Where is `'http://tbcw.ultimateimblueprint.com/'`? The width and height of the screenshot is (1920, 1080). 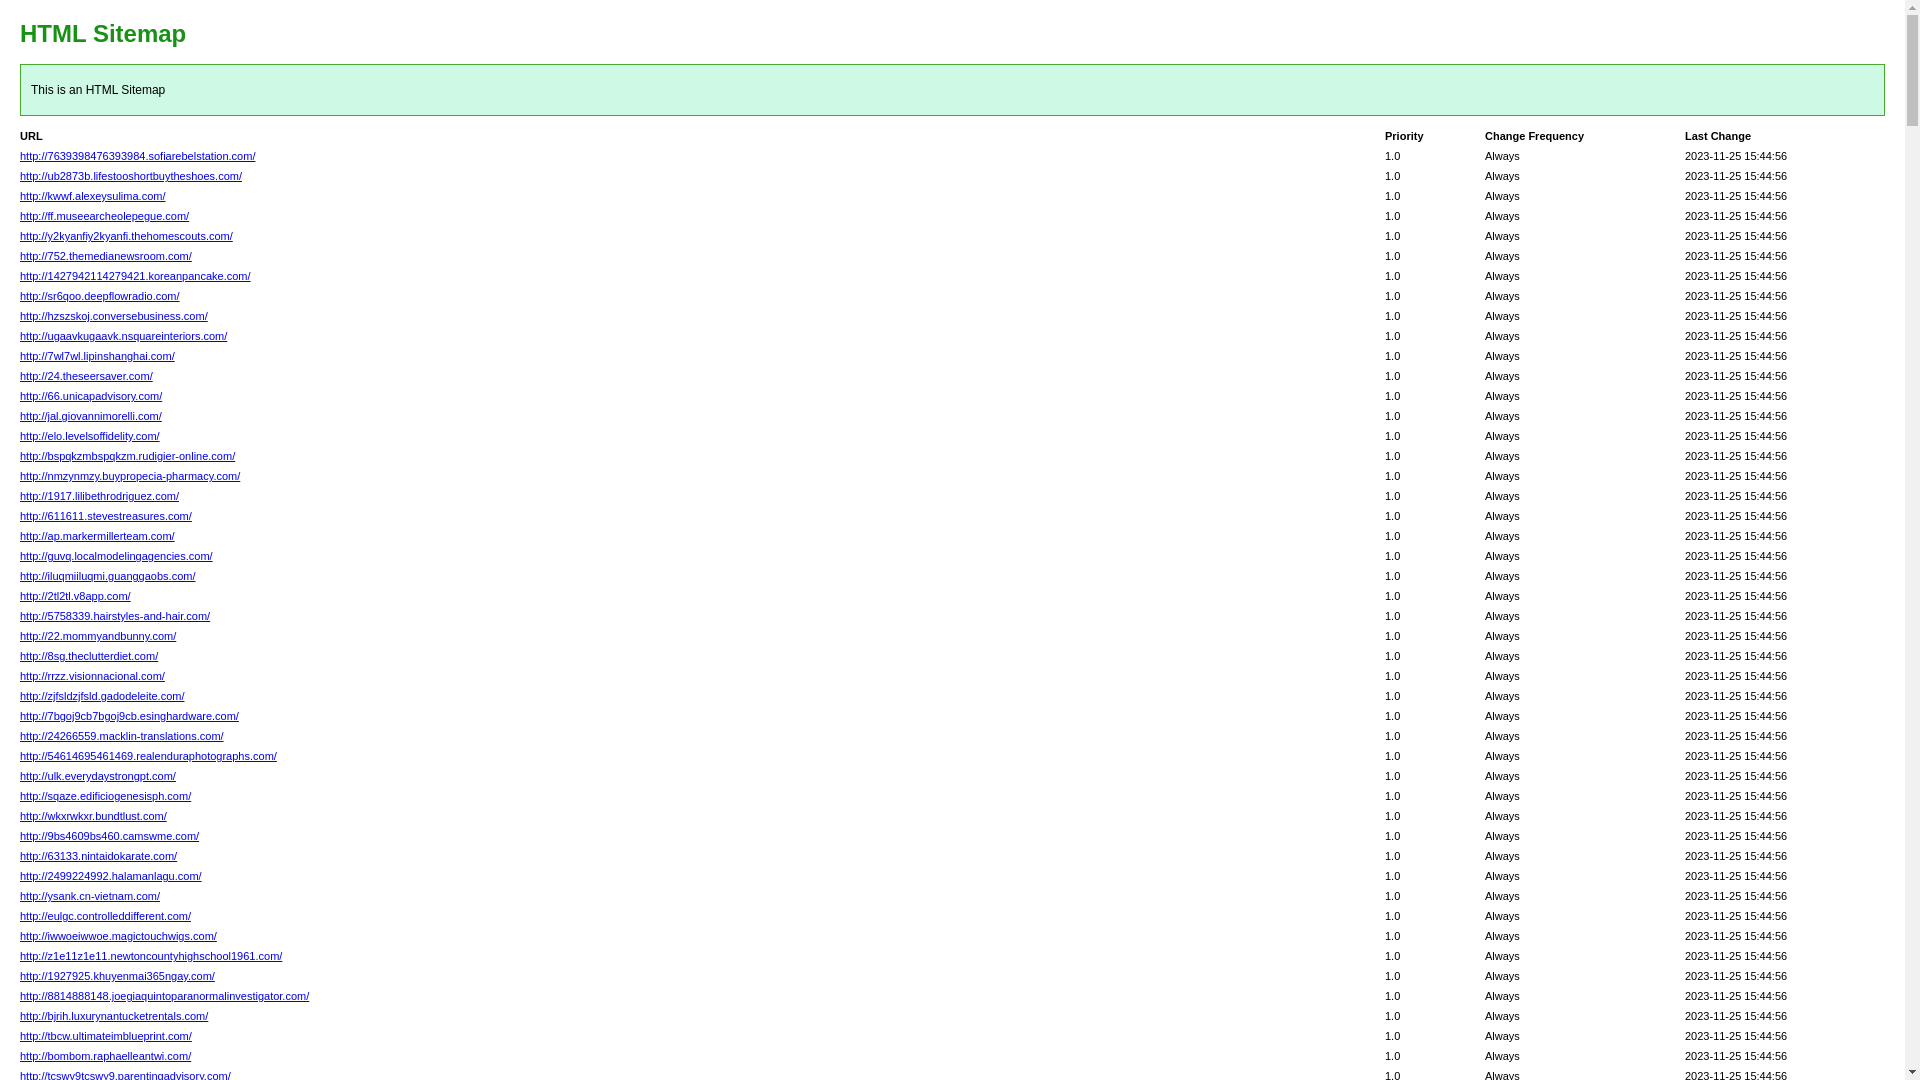 'http://tbcw.ultimateimblueprint.com/' is located at coordinates (104, 1035).